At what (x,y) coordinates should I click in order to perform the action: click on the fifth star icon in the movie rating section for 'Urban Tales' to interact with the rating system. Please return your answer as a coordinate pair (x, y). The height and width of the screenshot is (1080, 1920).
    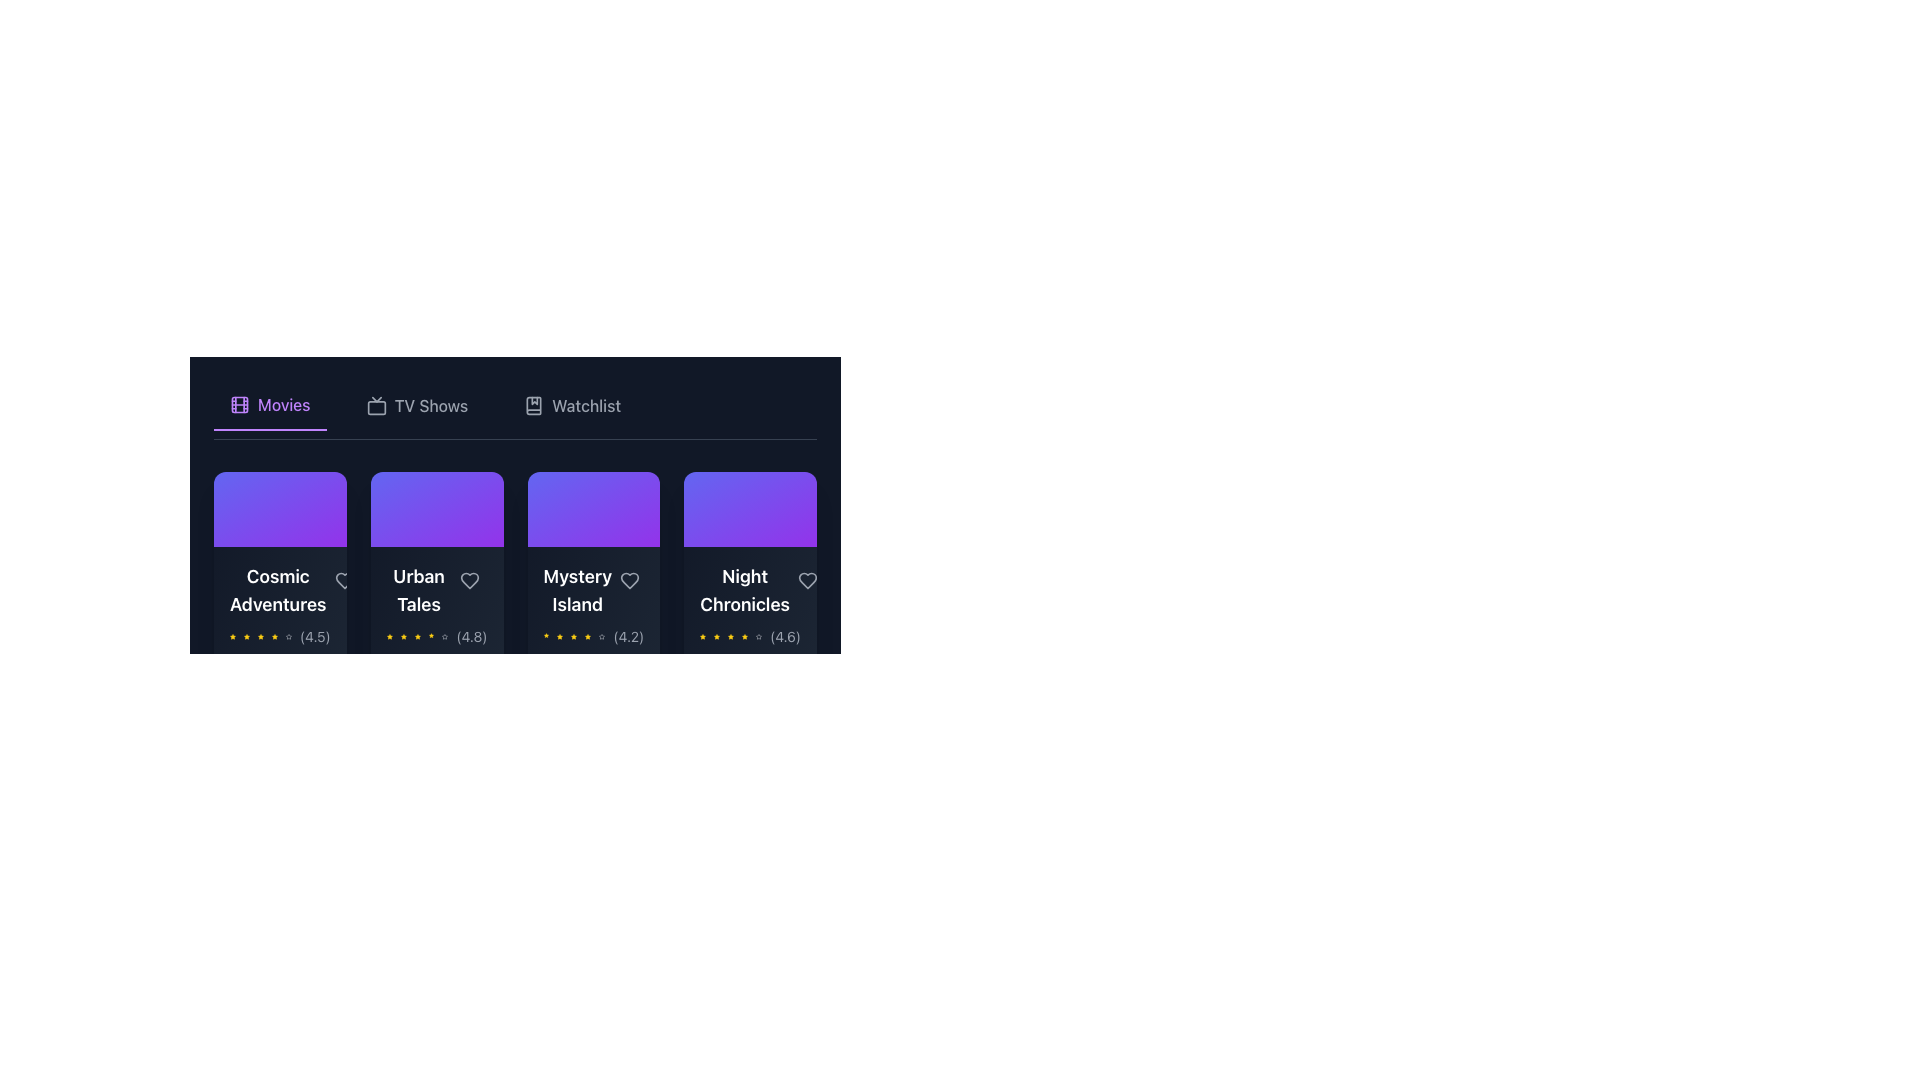
    Looking at the image, I should click on (444, 636).